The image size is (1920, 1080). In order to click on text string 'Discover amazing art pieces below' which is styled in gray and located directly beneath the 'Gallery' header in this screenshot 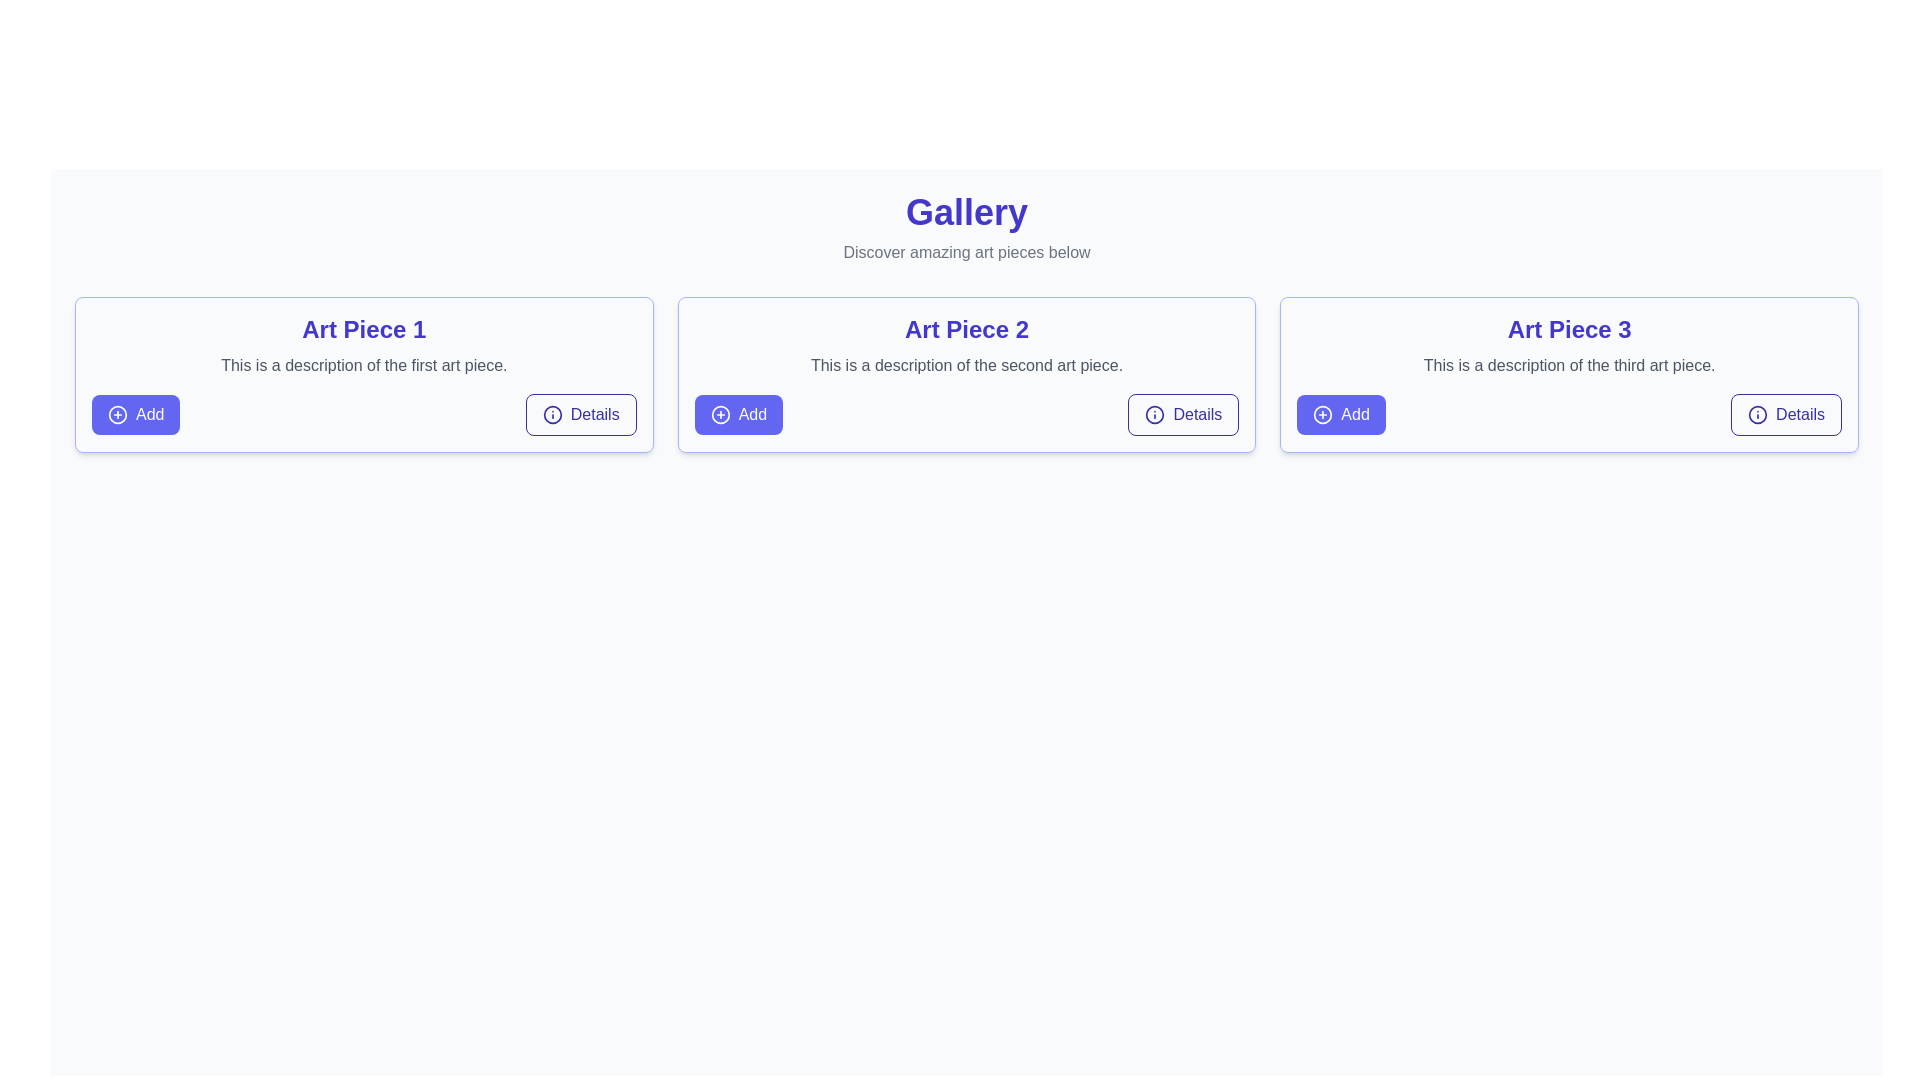, I will do `click(966, 252)`.